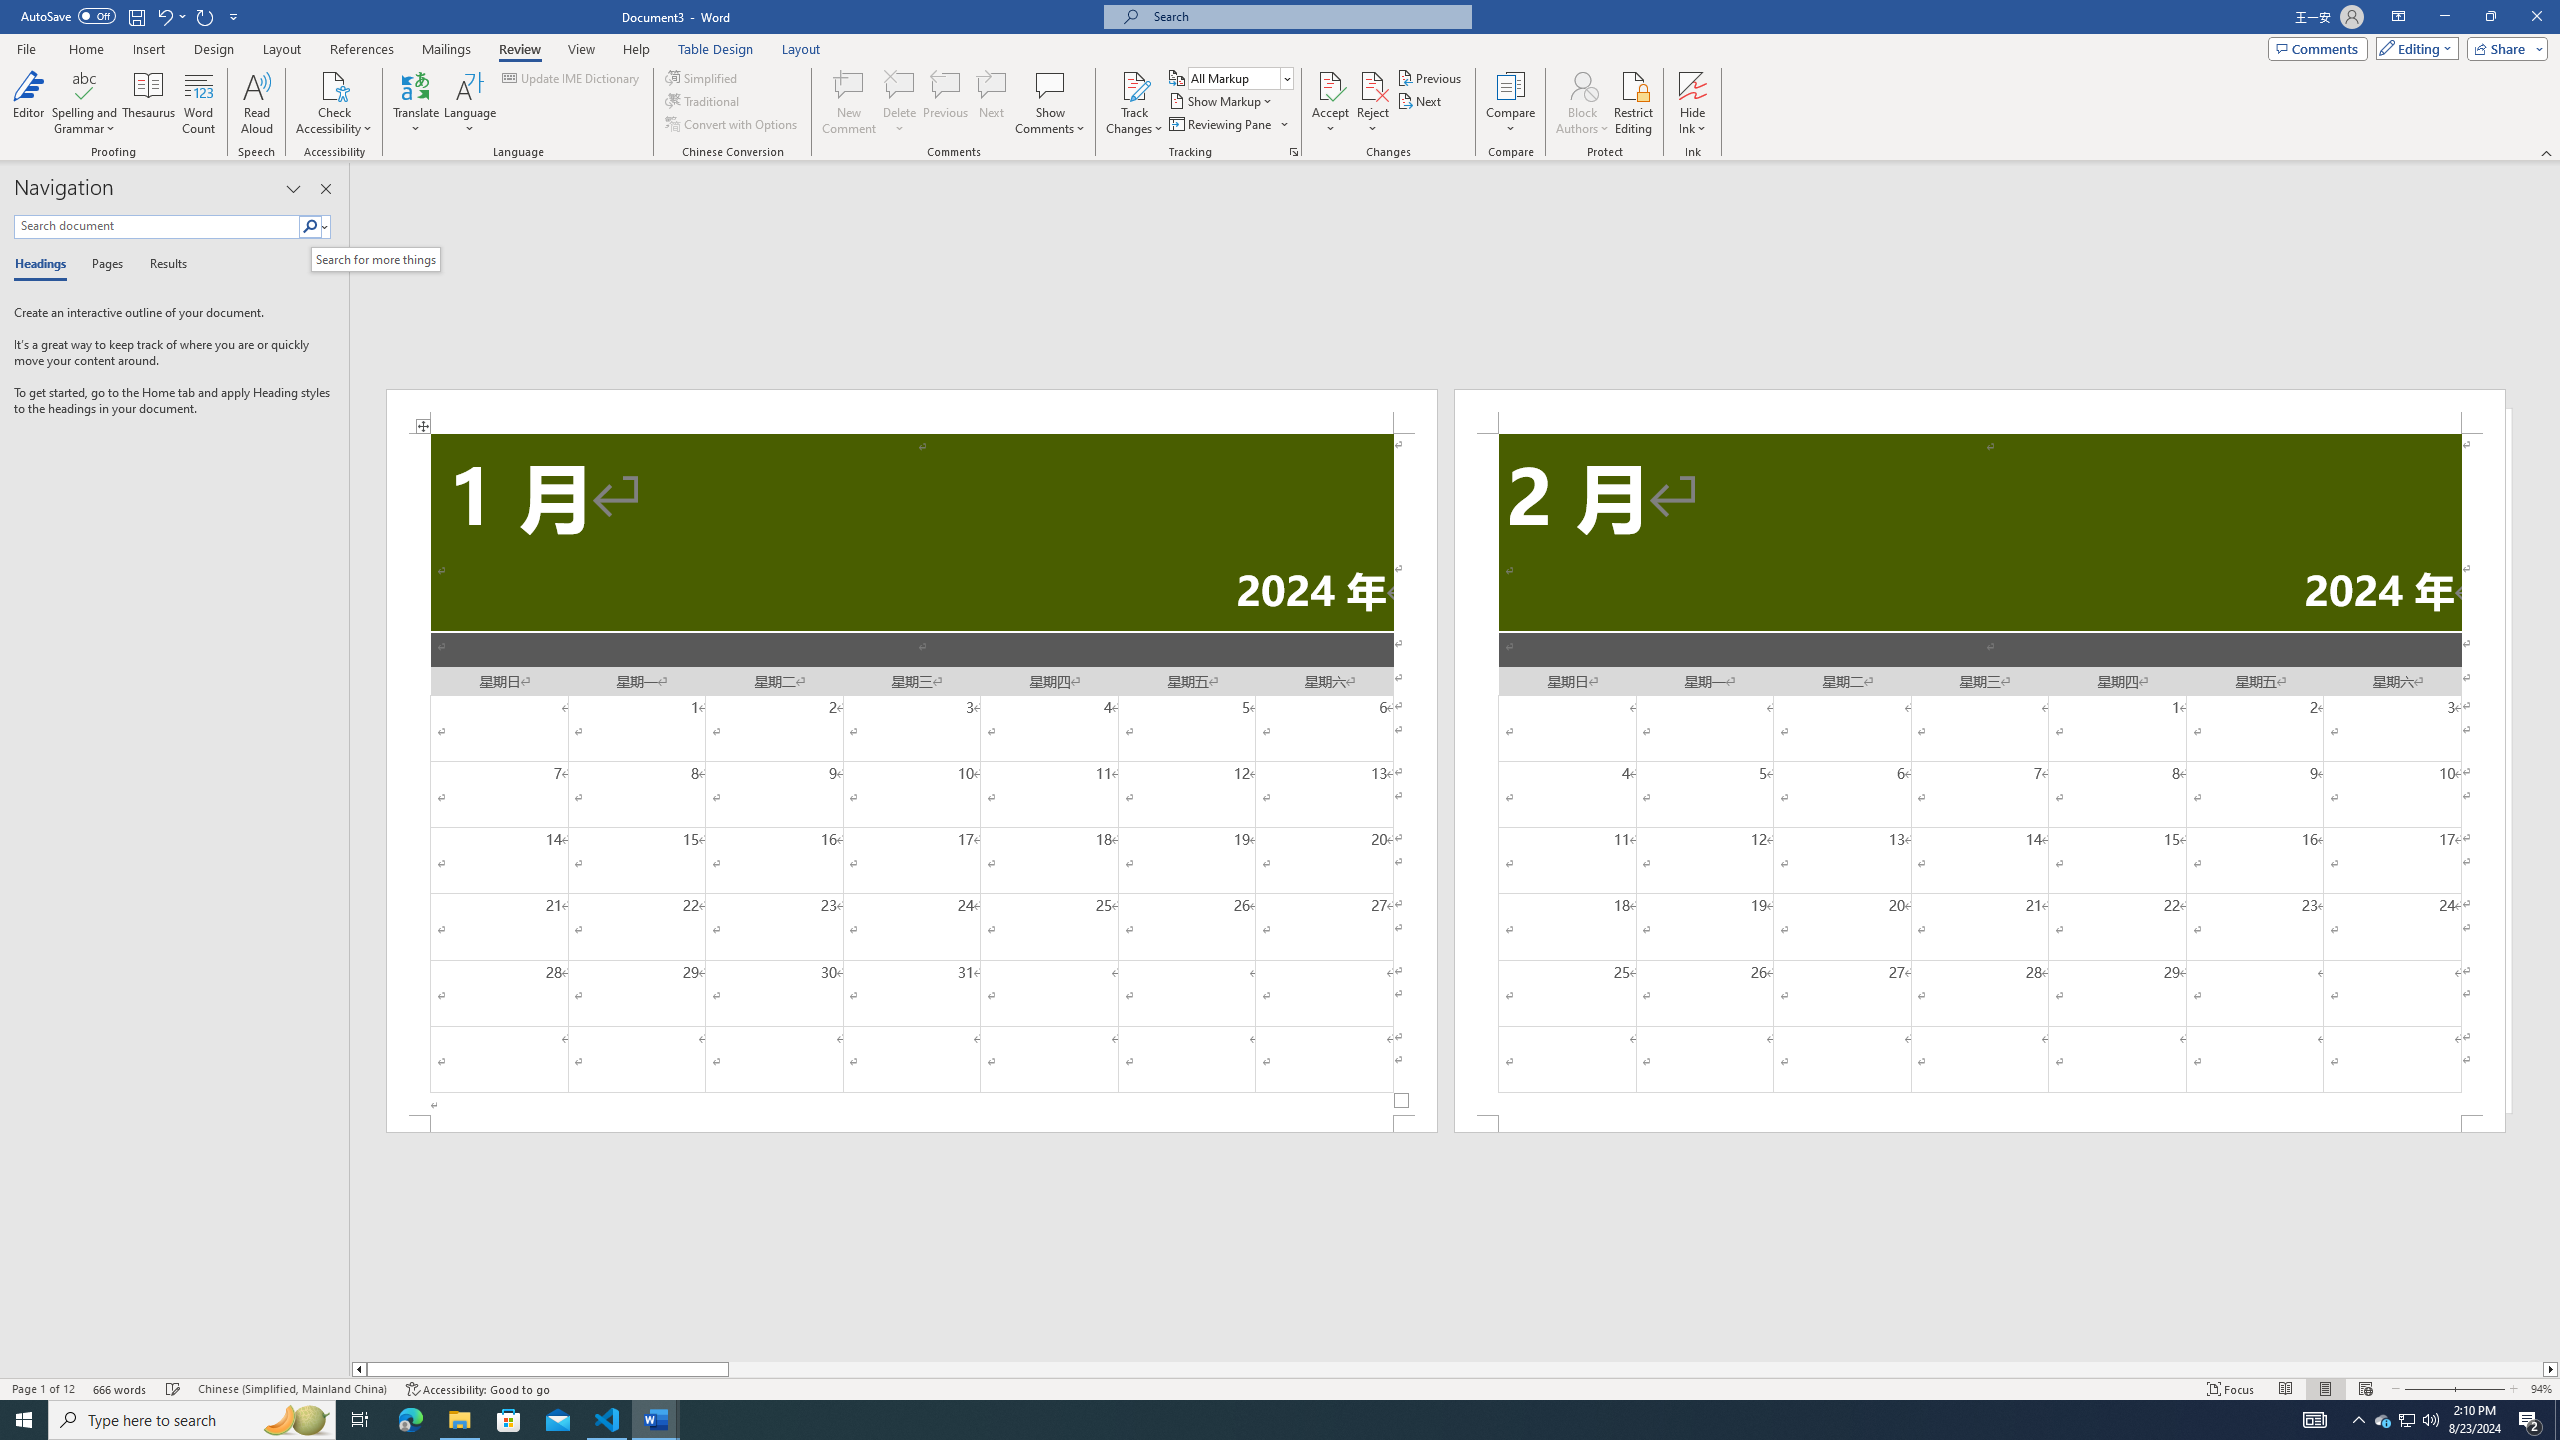 The image size is (2560, 1440). I want to click on 'Column left', so click(358, 1368).